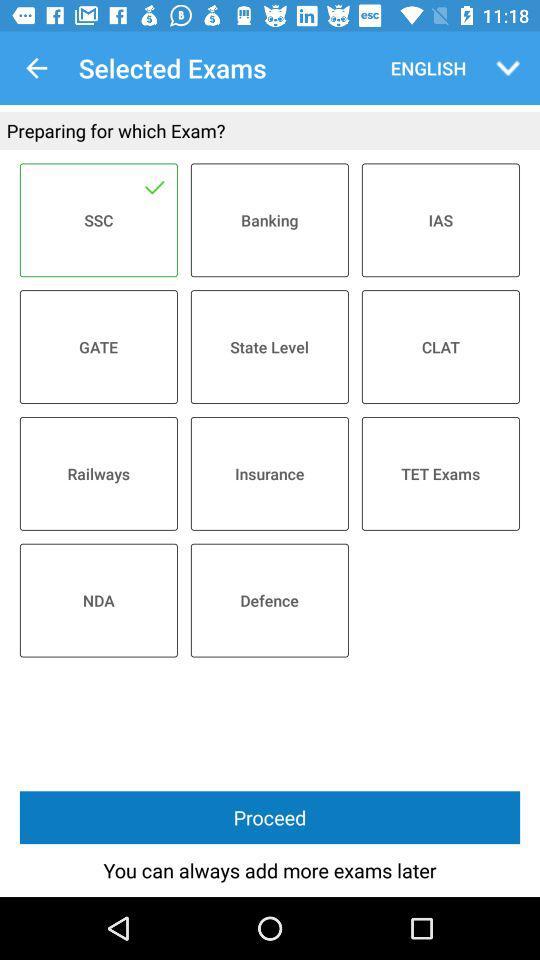  What do you see at coordinates (270, 817) in the screenshot?
I see `the item above the you can always item` at bounding box center [270, 817].